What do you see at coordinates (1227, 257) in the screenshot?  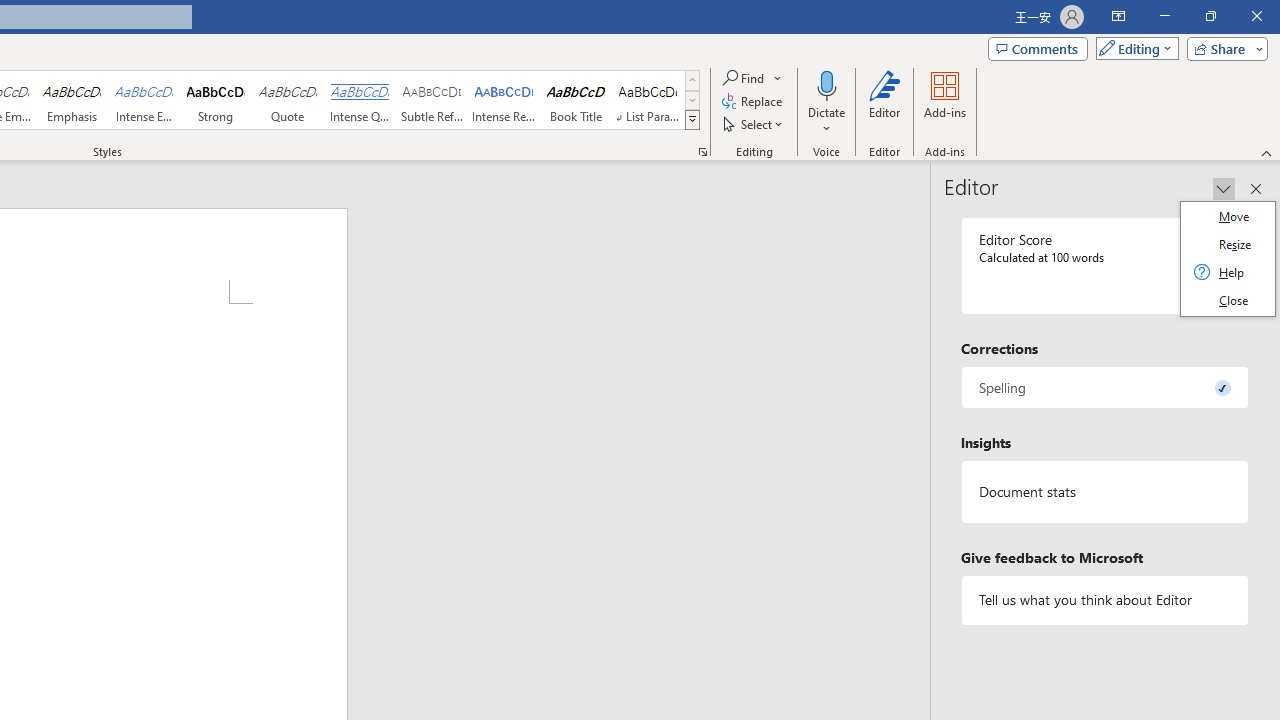 I see `'Class: Net UI Tool Window'` at bounding box center [1227, 257].